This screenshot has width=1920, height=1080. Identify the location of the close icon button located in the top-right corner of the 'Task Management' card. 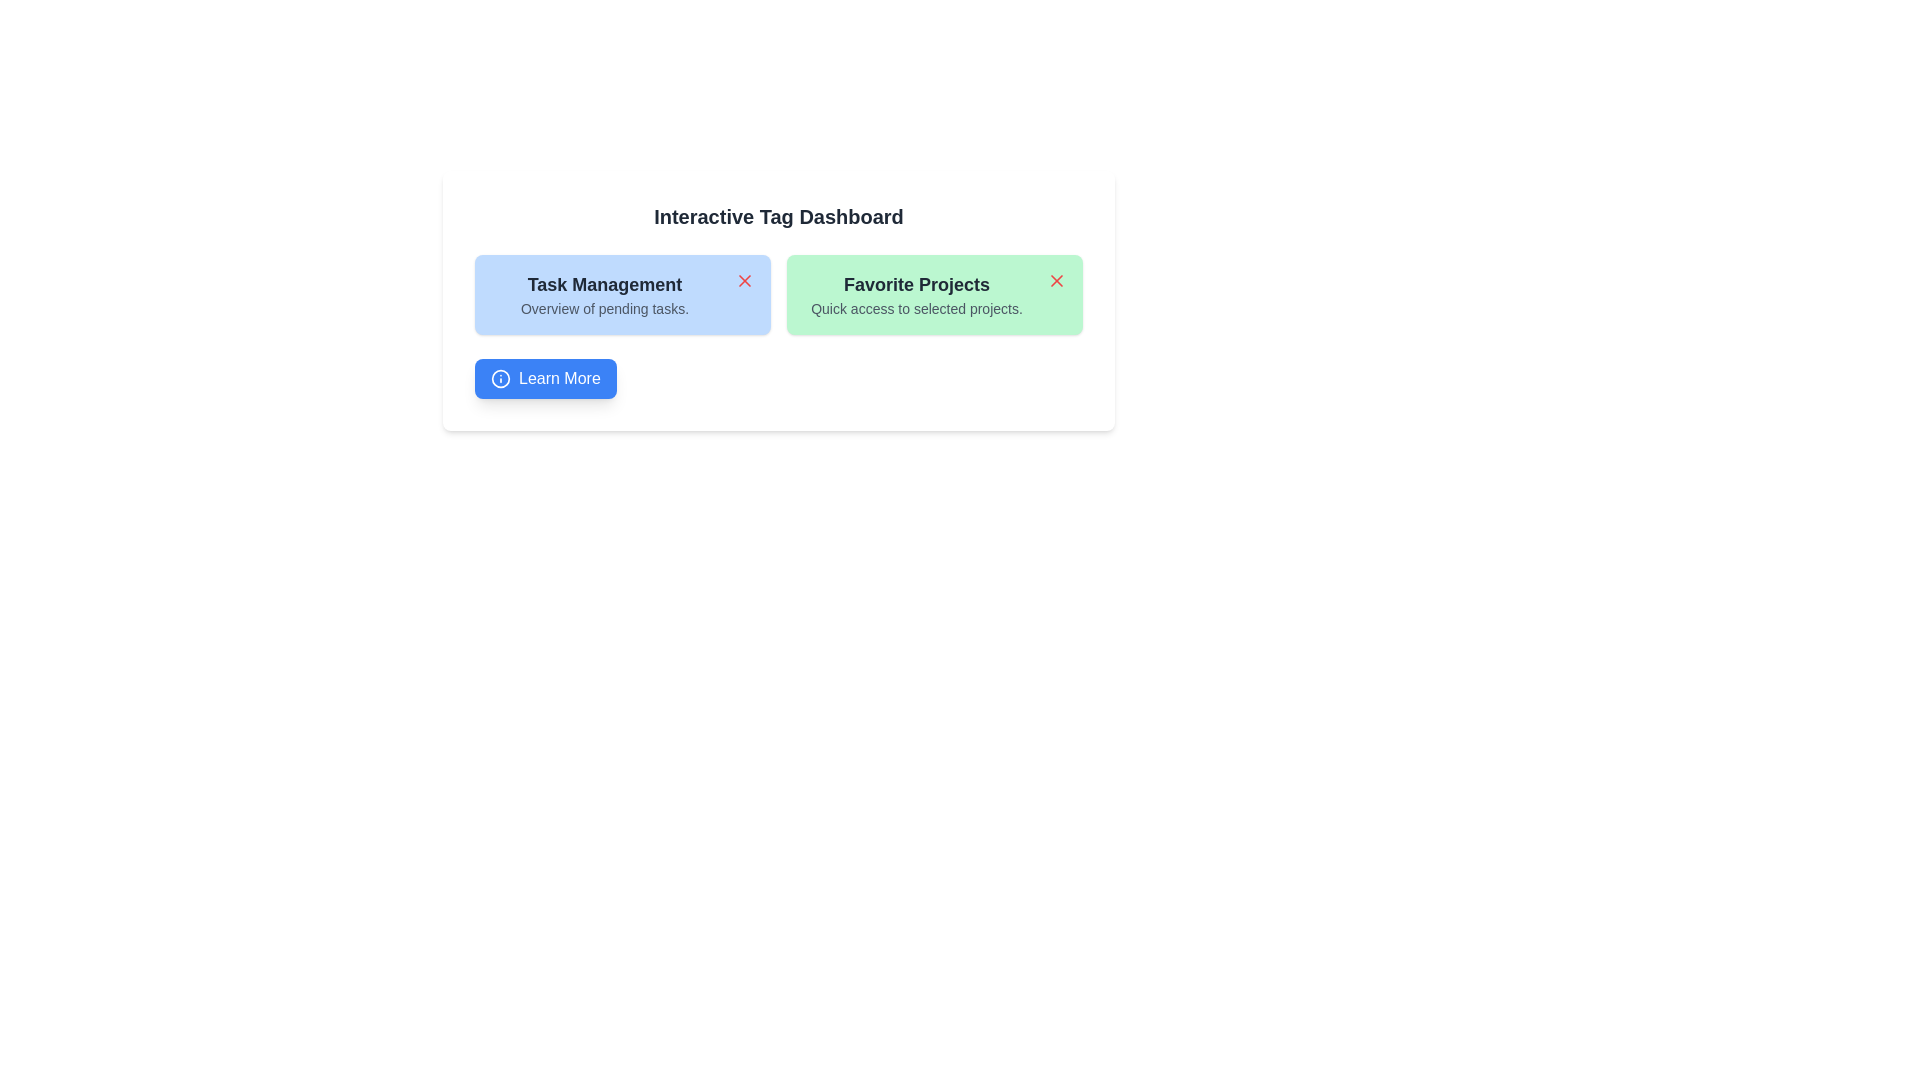
(743, 281).